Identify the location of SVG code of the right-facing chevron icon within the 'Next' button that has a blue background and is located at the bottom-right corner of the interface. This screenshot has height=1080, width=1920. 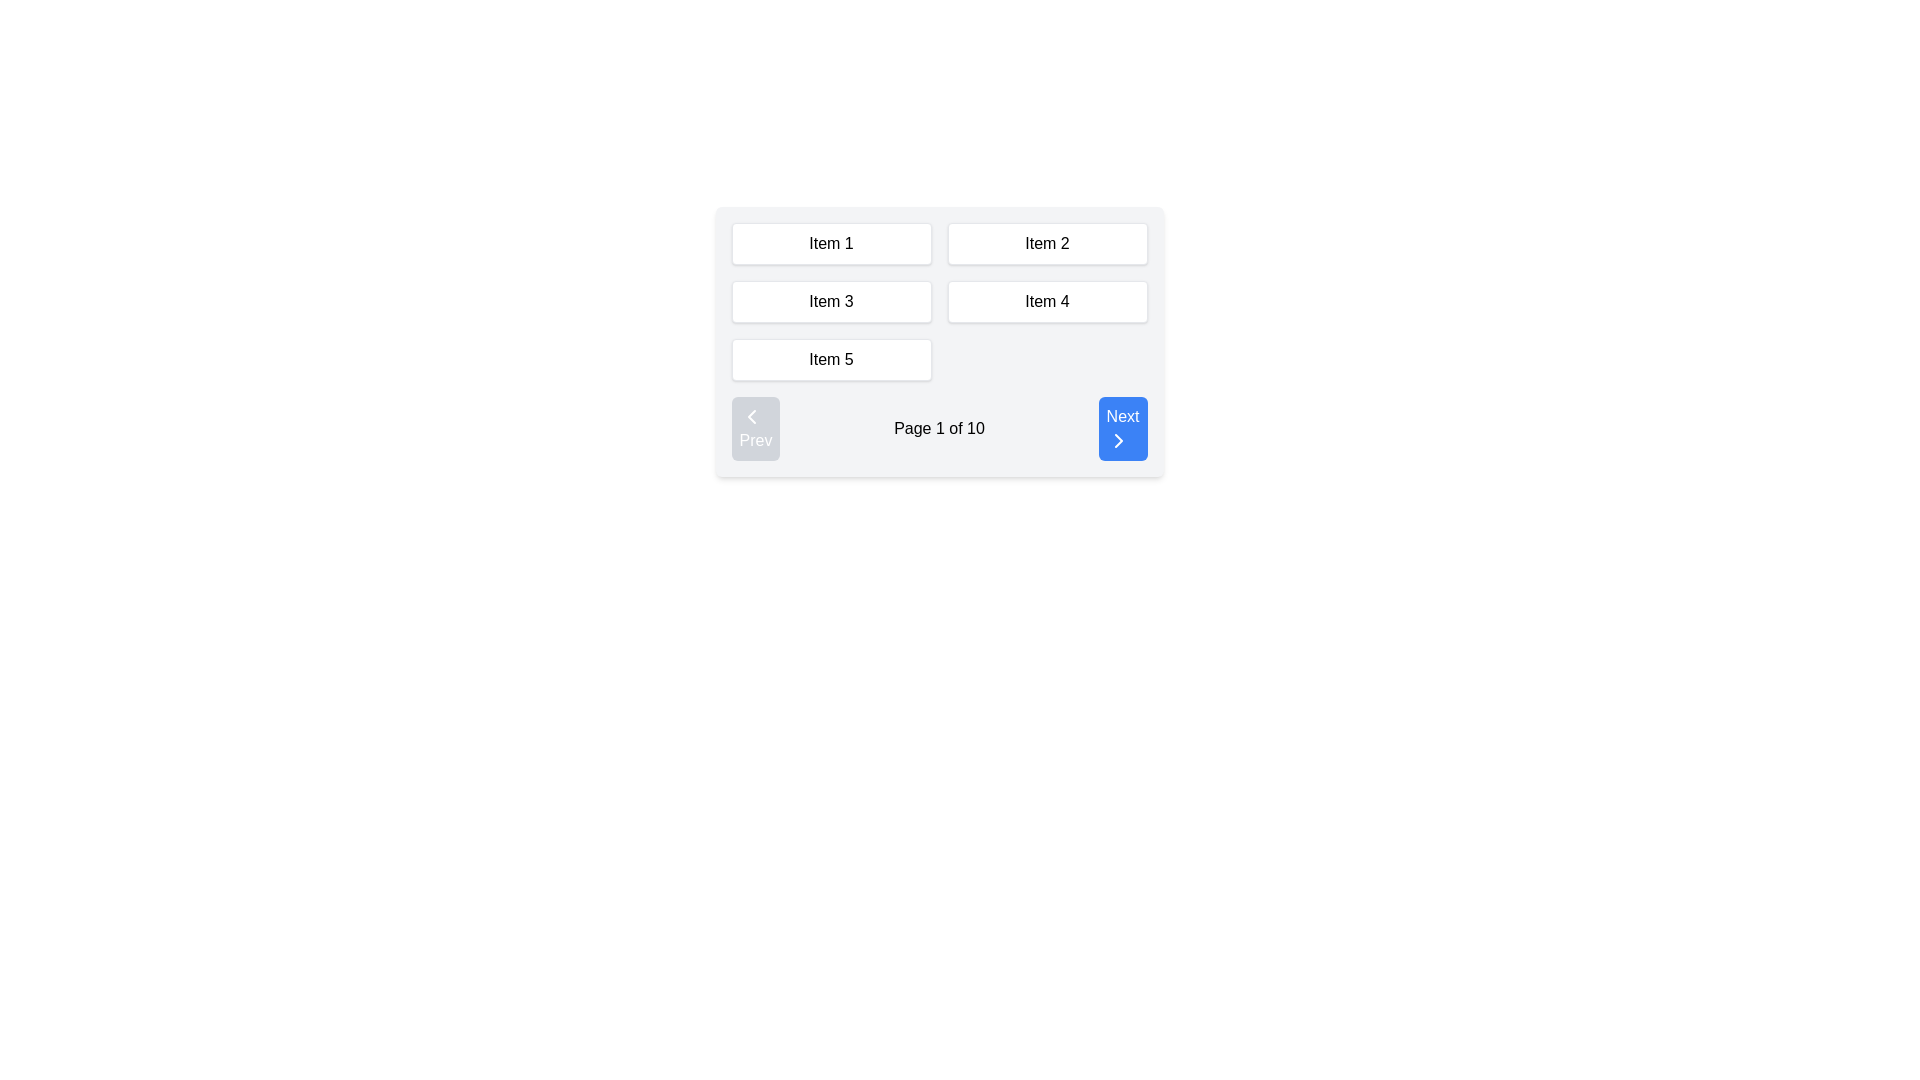
(1117, 439).